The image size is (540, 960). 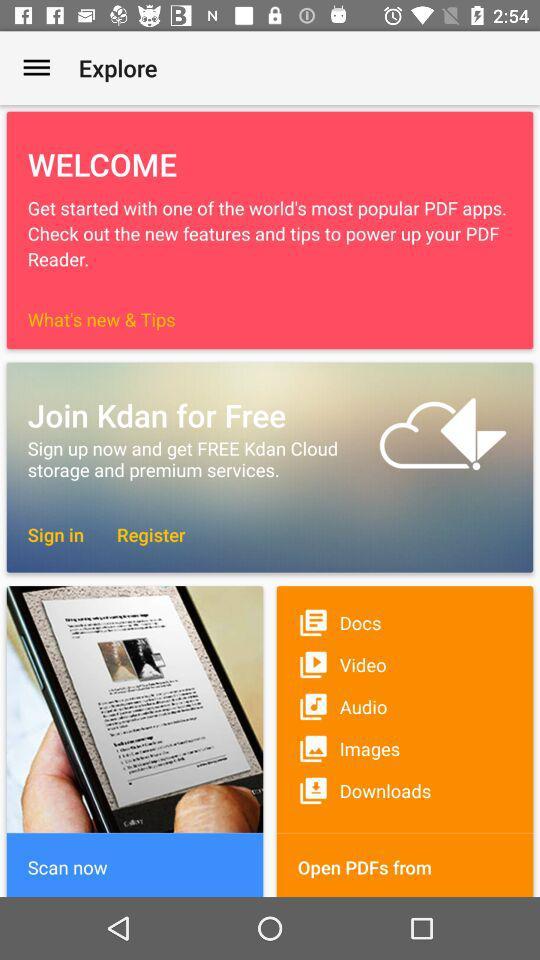 What do you see at coordinates (140, 533) in the screenshot?
I see `item below sign up now icon` at bounding box center [140, 533].